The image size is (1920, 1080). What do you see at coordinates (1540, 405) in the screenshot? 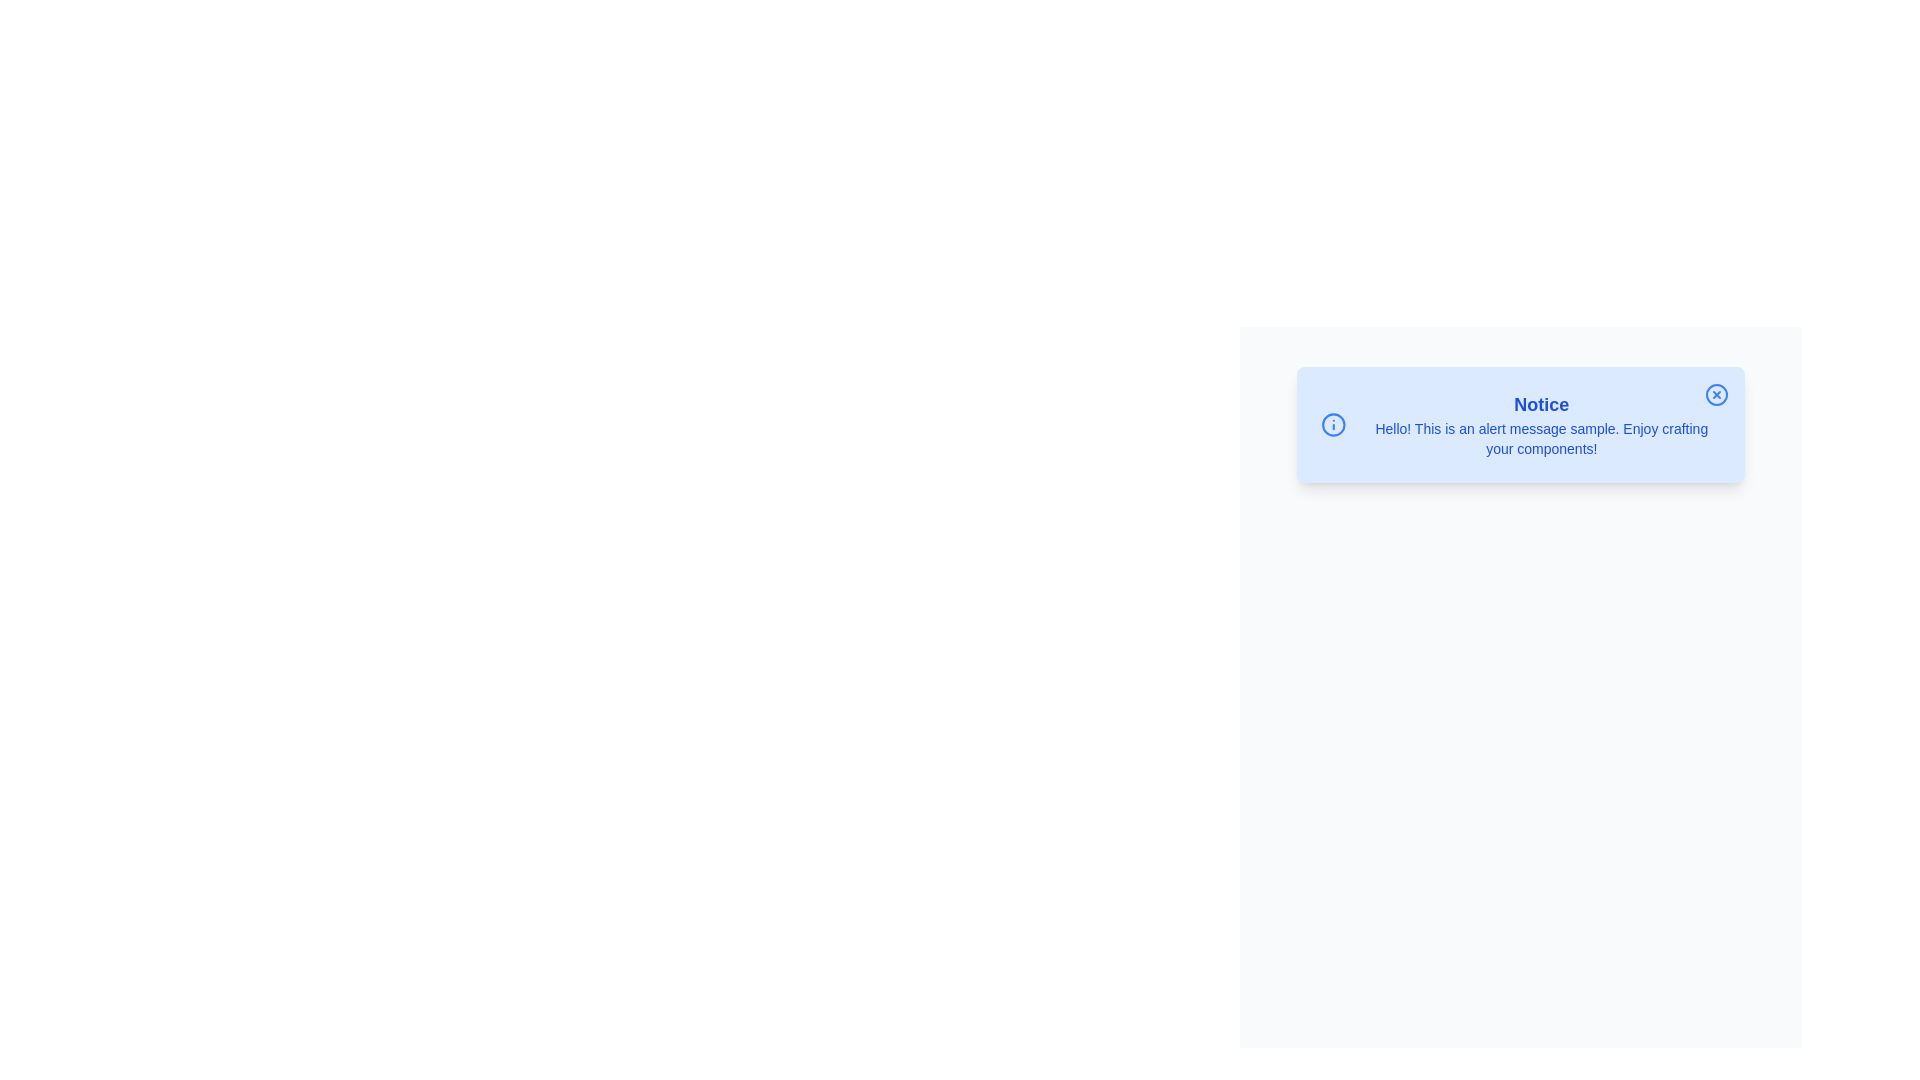
I see `title text of the alert message box, which is positioned in the upper horizontal half and centered above the description text` at bounding box center [1540, 405].